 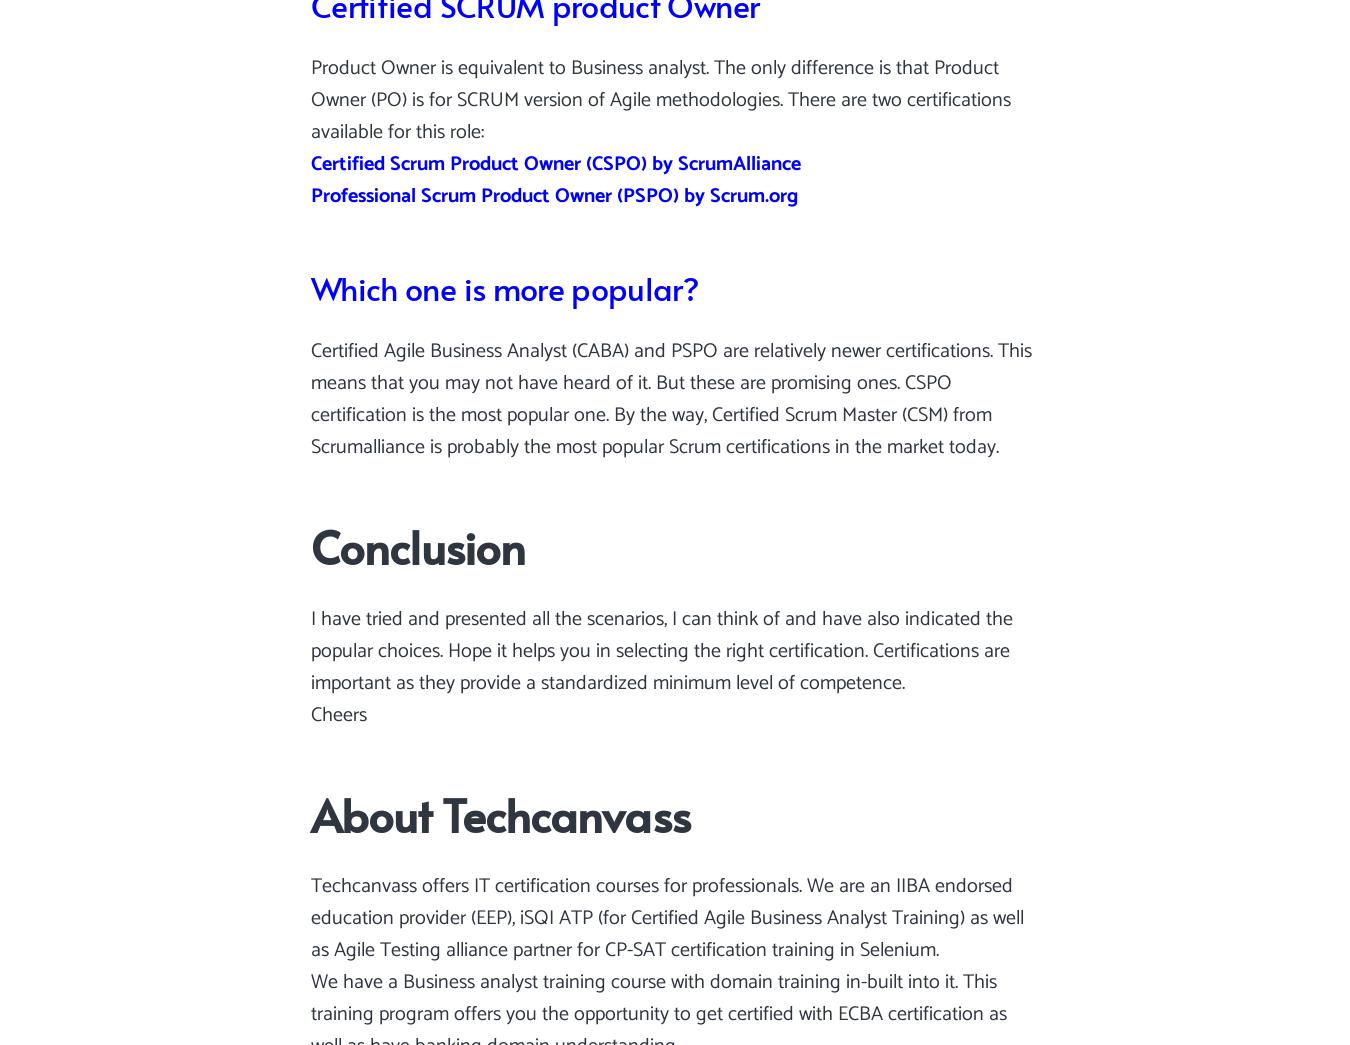 I want to click on 'About Techcanvass', so click(x=499, y=812).